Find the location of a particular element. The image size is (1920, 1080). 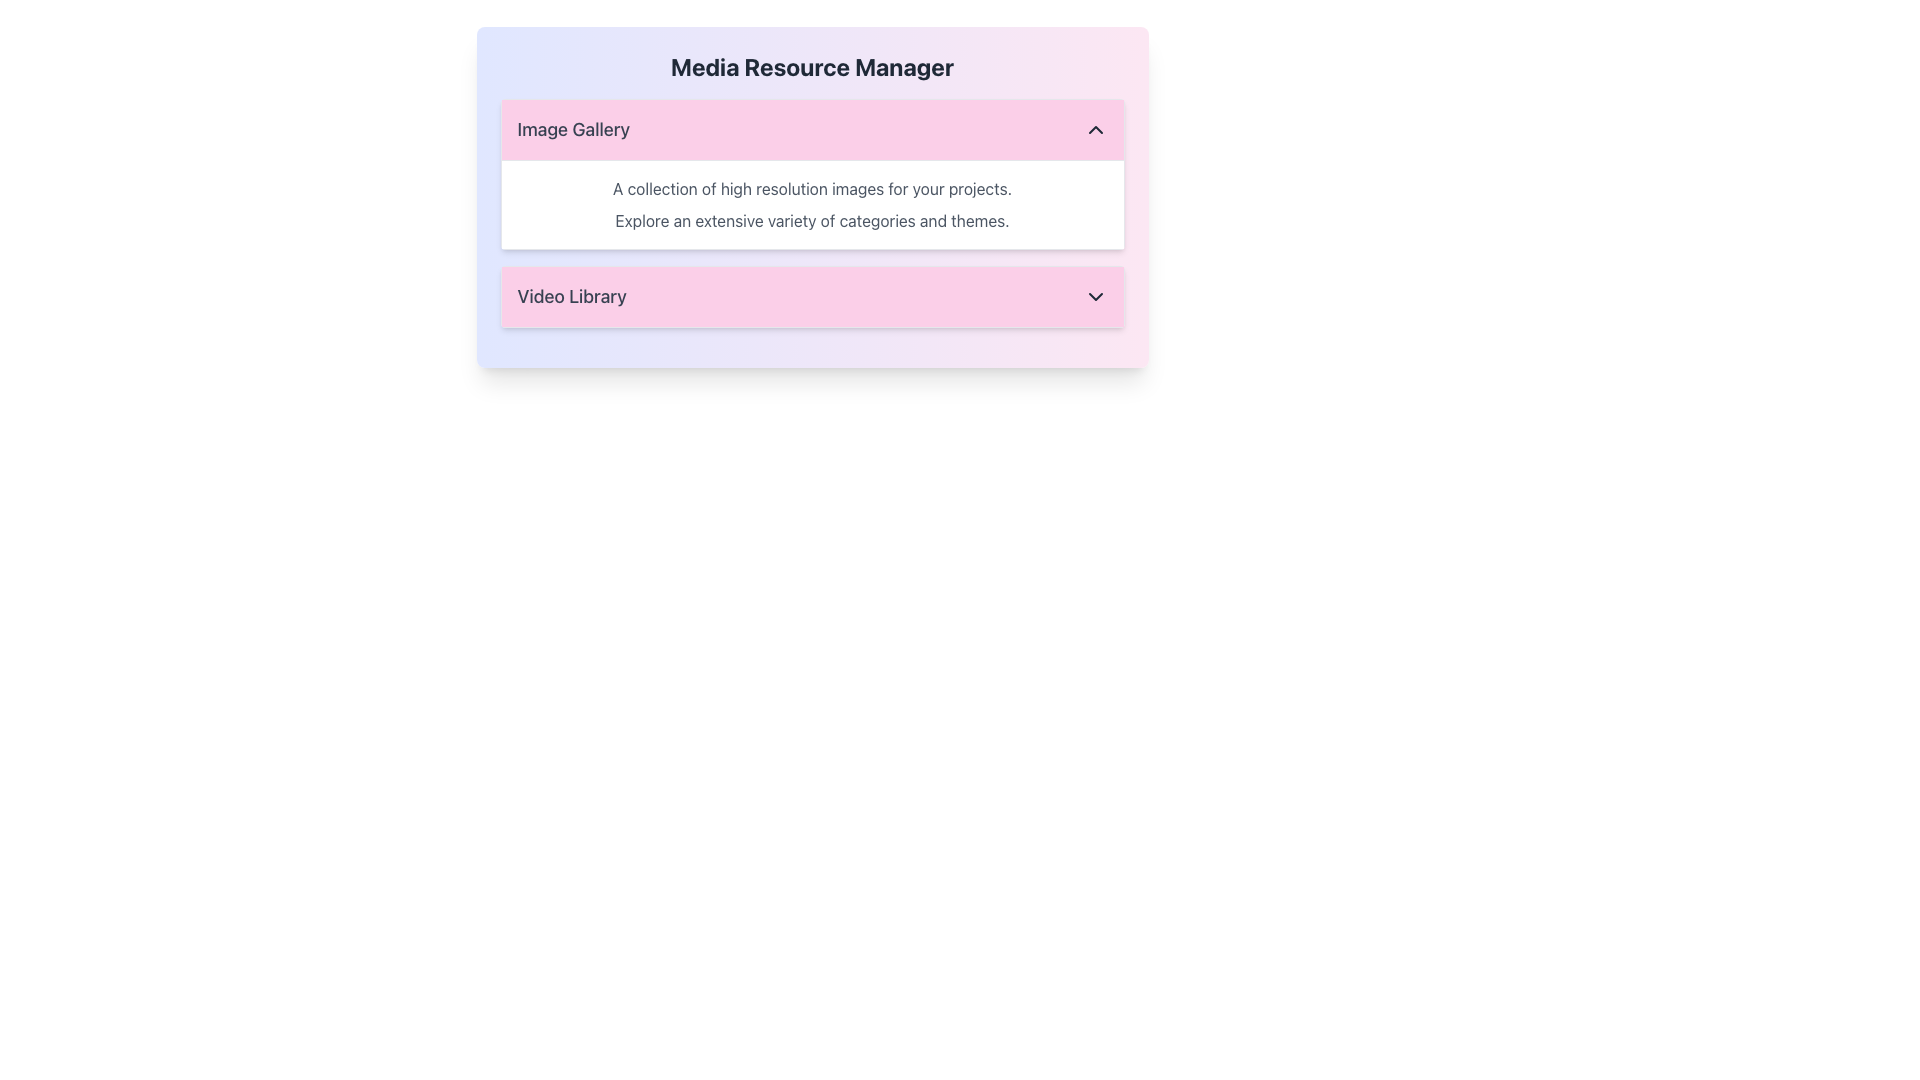

the chevron icon styled with a black outline and pink background located at the top-right corner of the 'Image Gallery' section is located at coordinates (1094, 130).